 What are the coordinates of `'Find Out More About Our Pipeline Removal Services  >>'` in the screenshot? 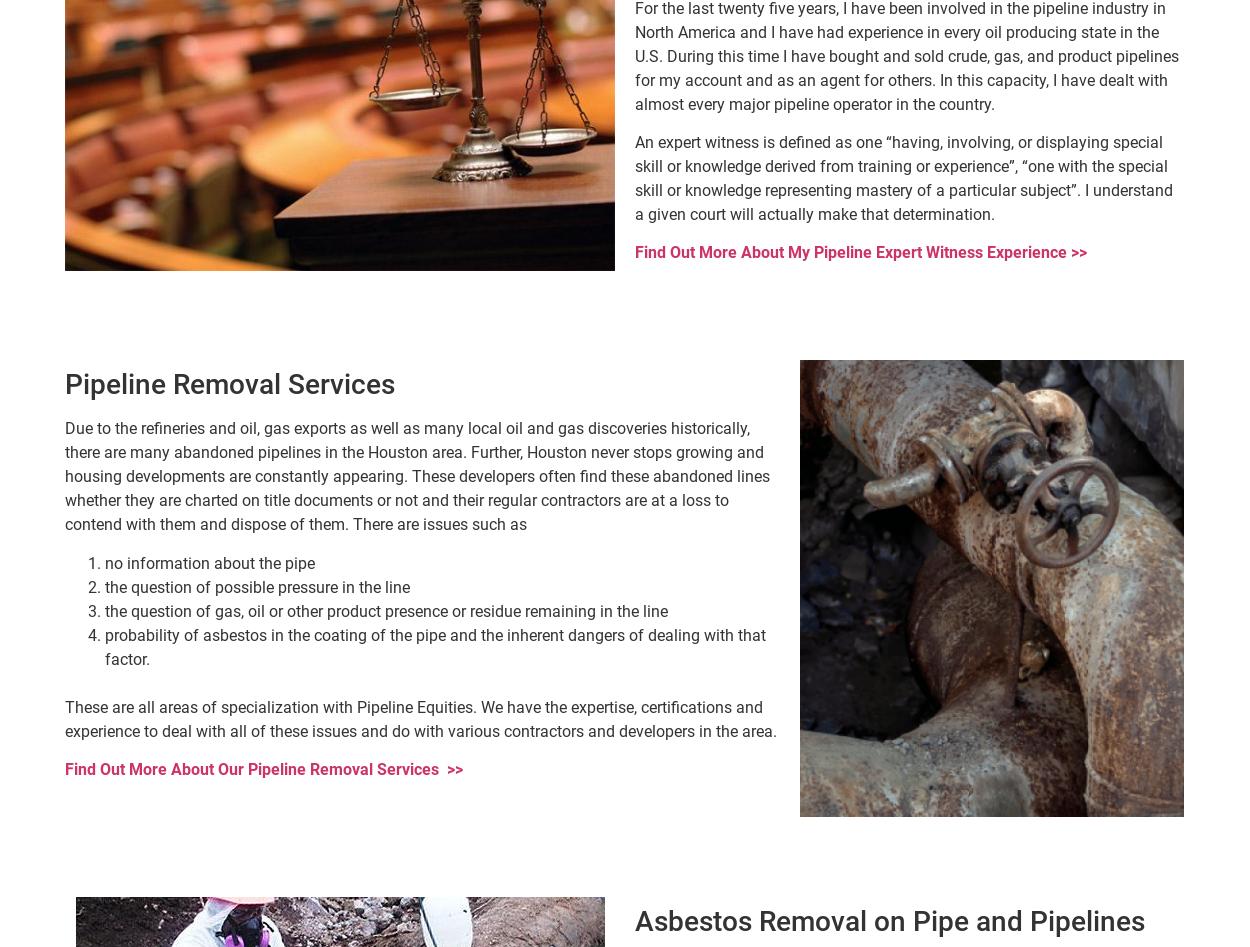 It's located at (264, 769).